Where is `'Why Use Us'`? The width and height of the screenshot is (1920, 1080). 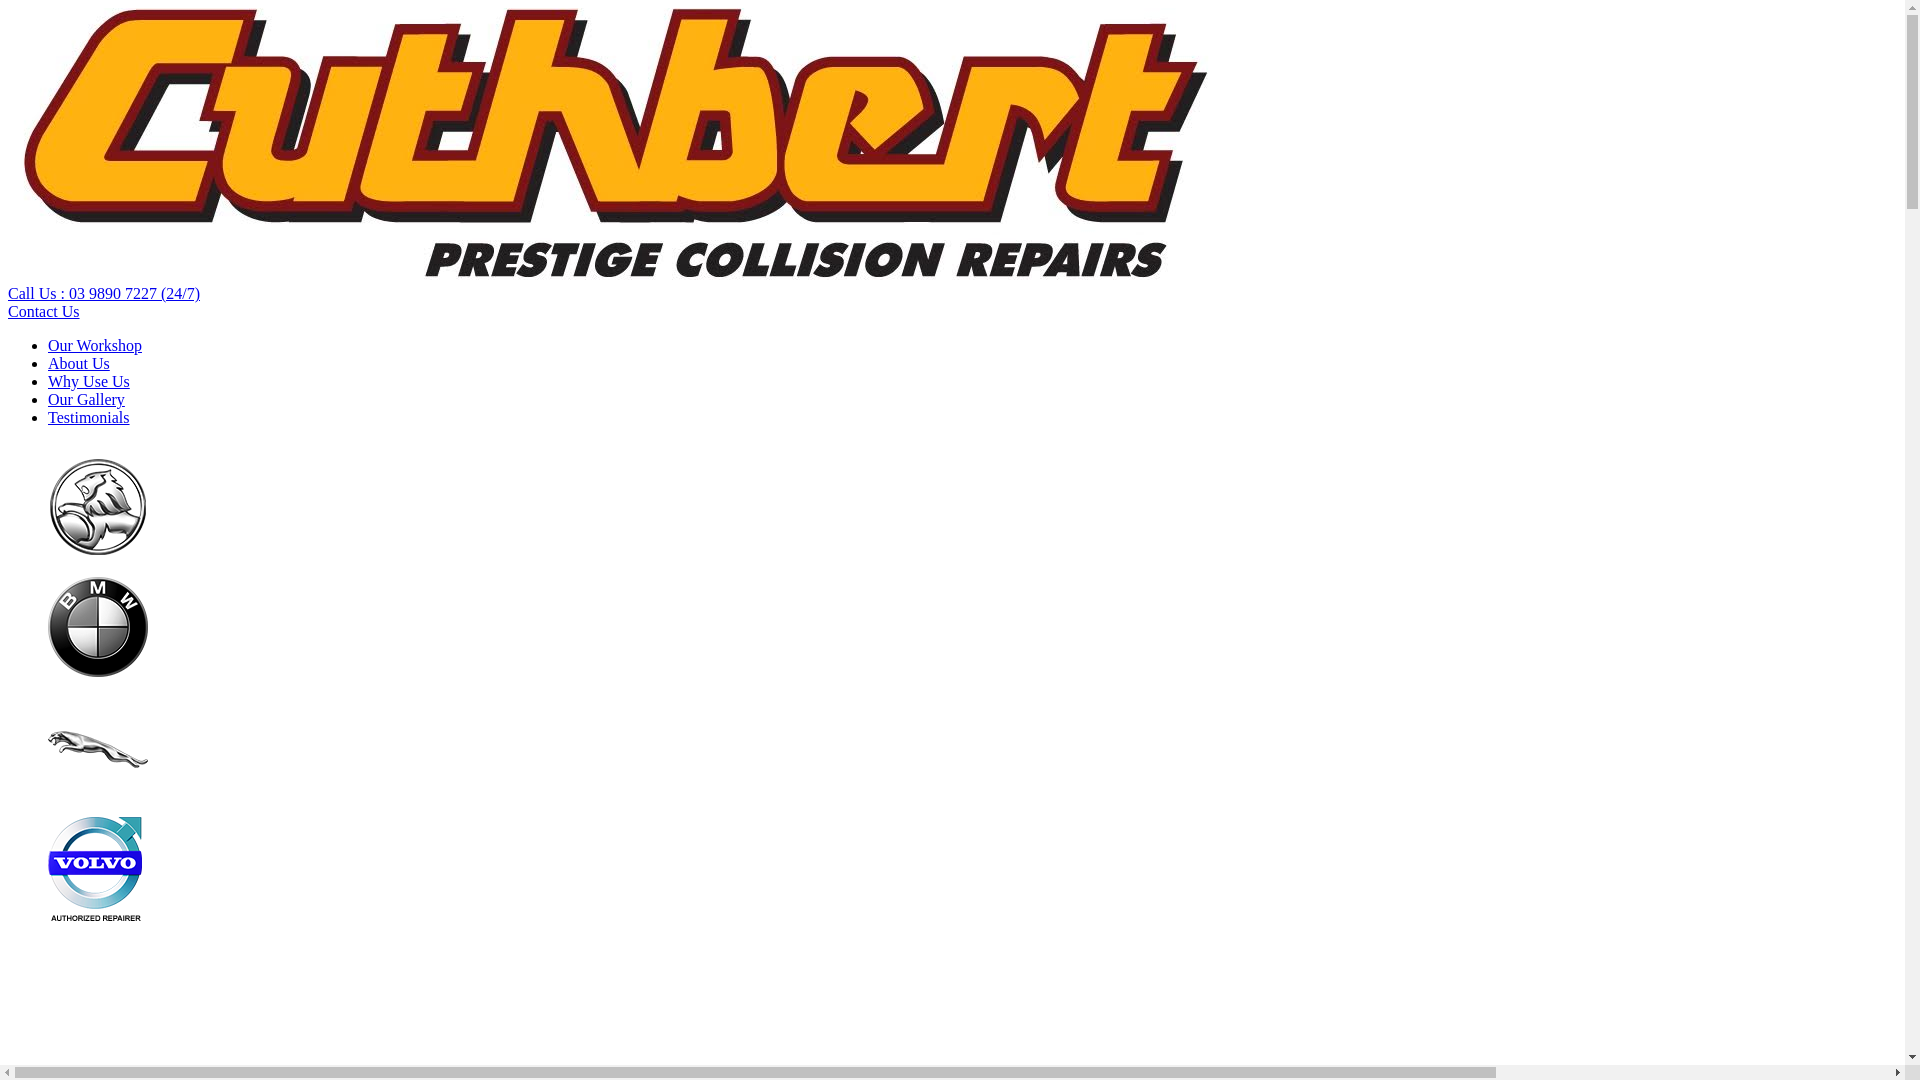
'Why Use Us' is located at coordinates (88, 381).